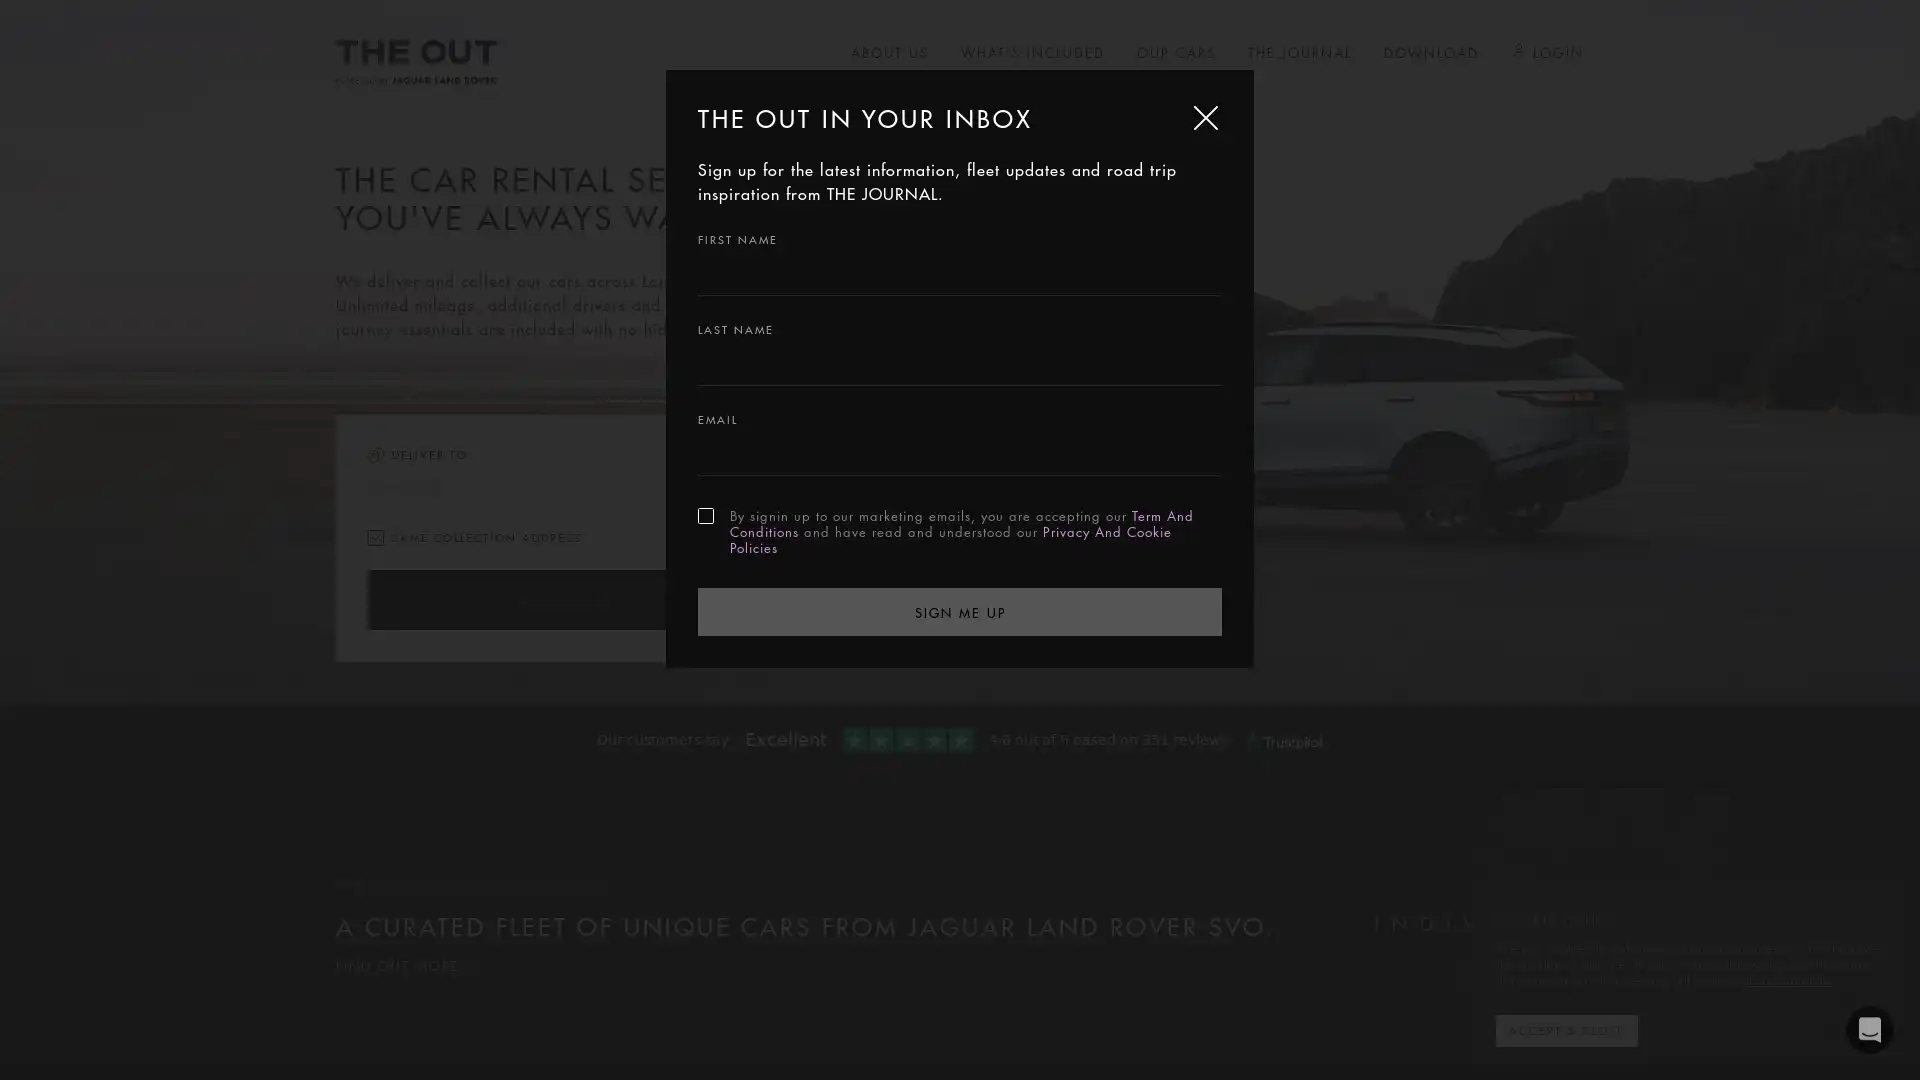 The width and height of the screenshot is (1920, 1080). I want to click on CHOOSE CAR, so click(560, 599).